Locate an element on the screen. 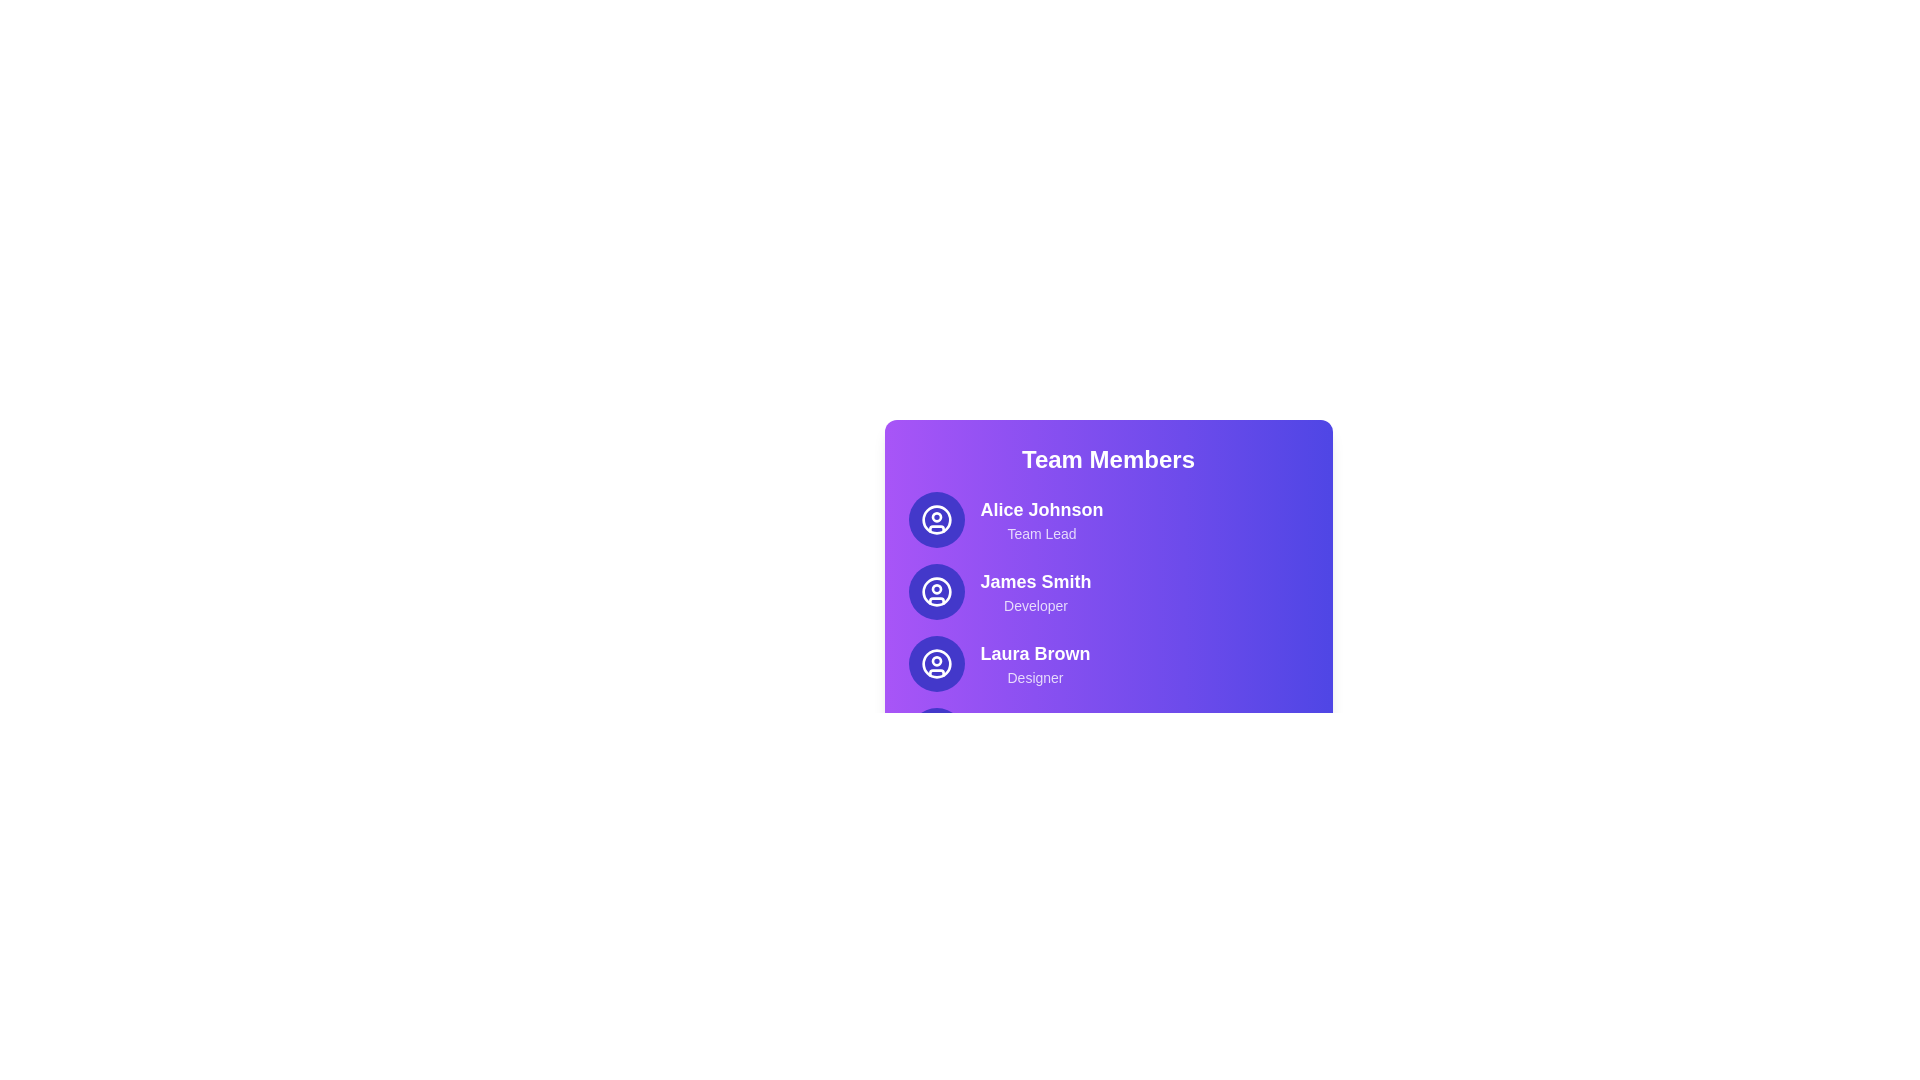  the text label displaying the professional role of 'James Smith', which is the second role label in a vertically aligned list of team members, located under the 'James Smith' name entry is located at coordinates (1036, 604).